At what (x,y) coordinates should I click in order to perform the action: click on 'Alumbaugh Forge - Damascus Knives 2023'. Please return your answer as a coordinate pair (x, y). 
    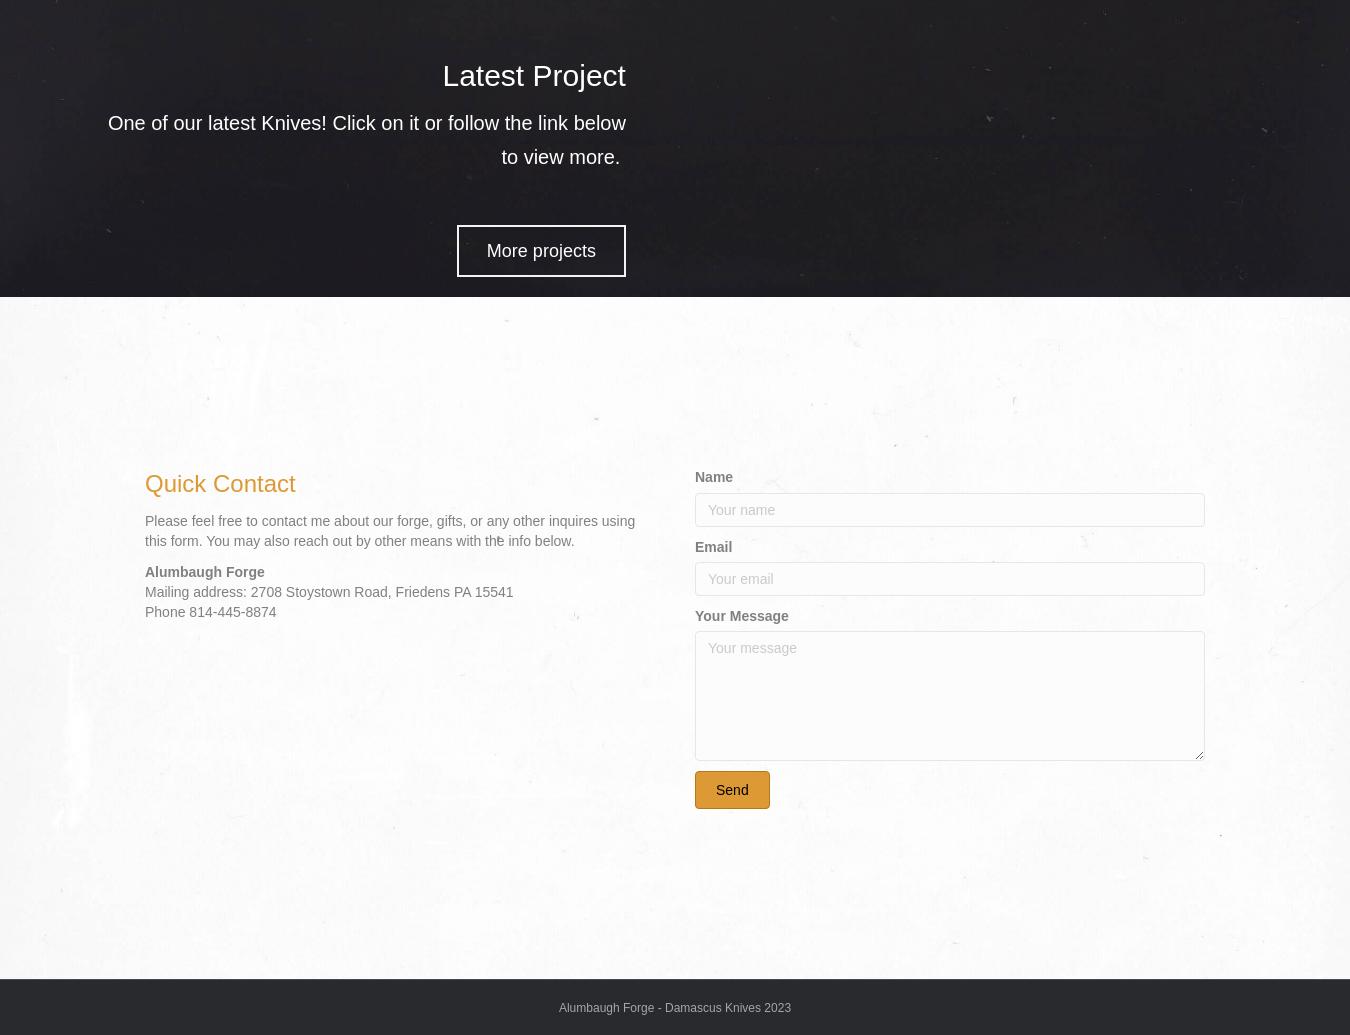
    Looking at the image, I should click on (674, 1006).